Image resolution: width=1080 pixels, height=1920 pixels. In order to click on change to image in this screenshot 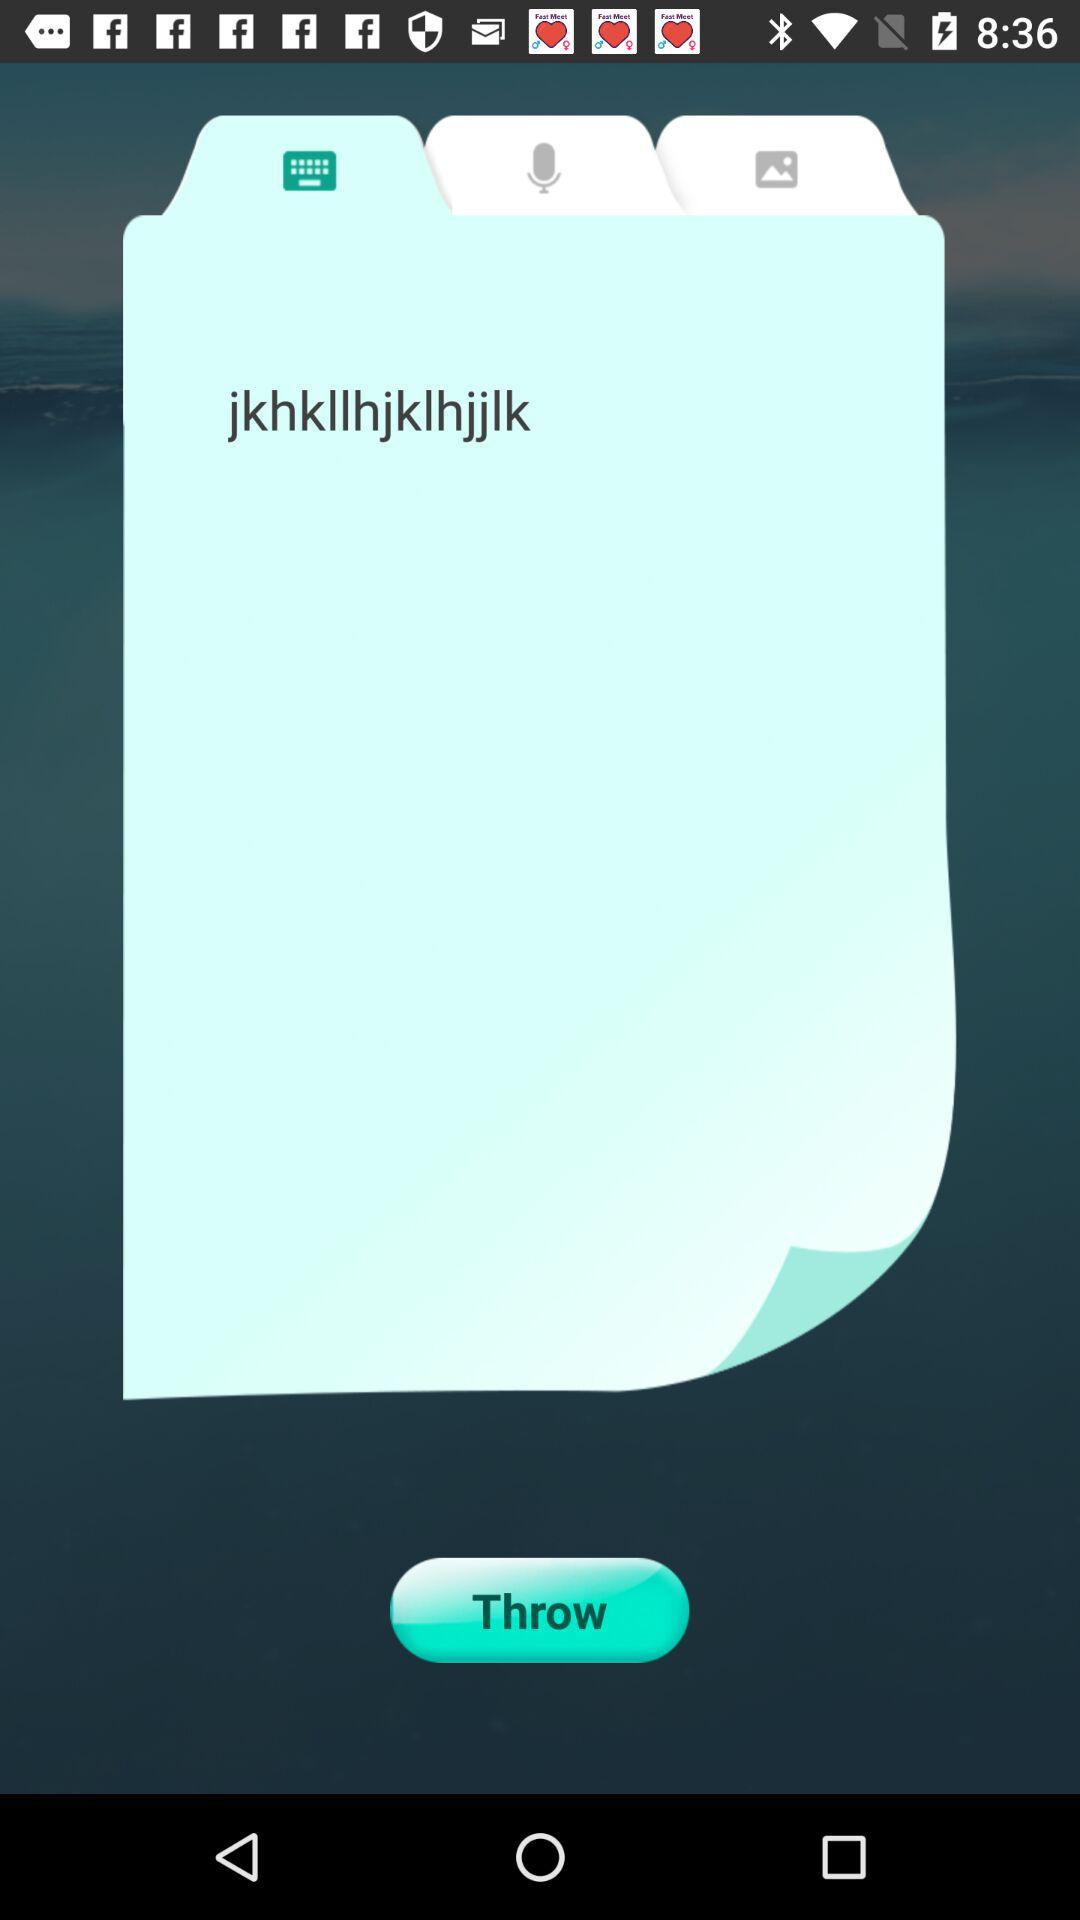, I will do `click(772, 165)`.